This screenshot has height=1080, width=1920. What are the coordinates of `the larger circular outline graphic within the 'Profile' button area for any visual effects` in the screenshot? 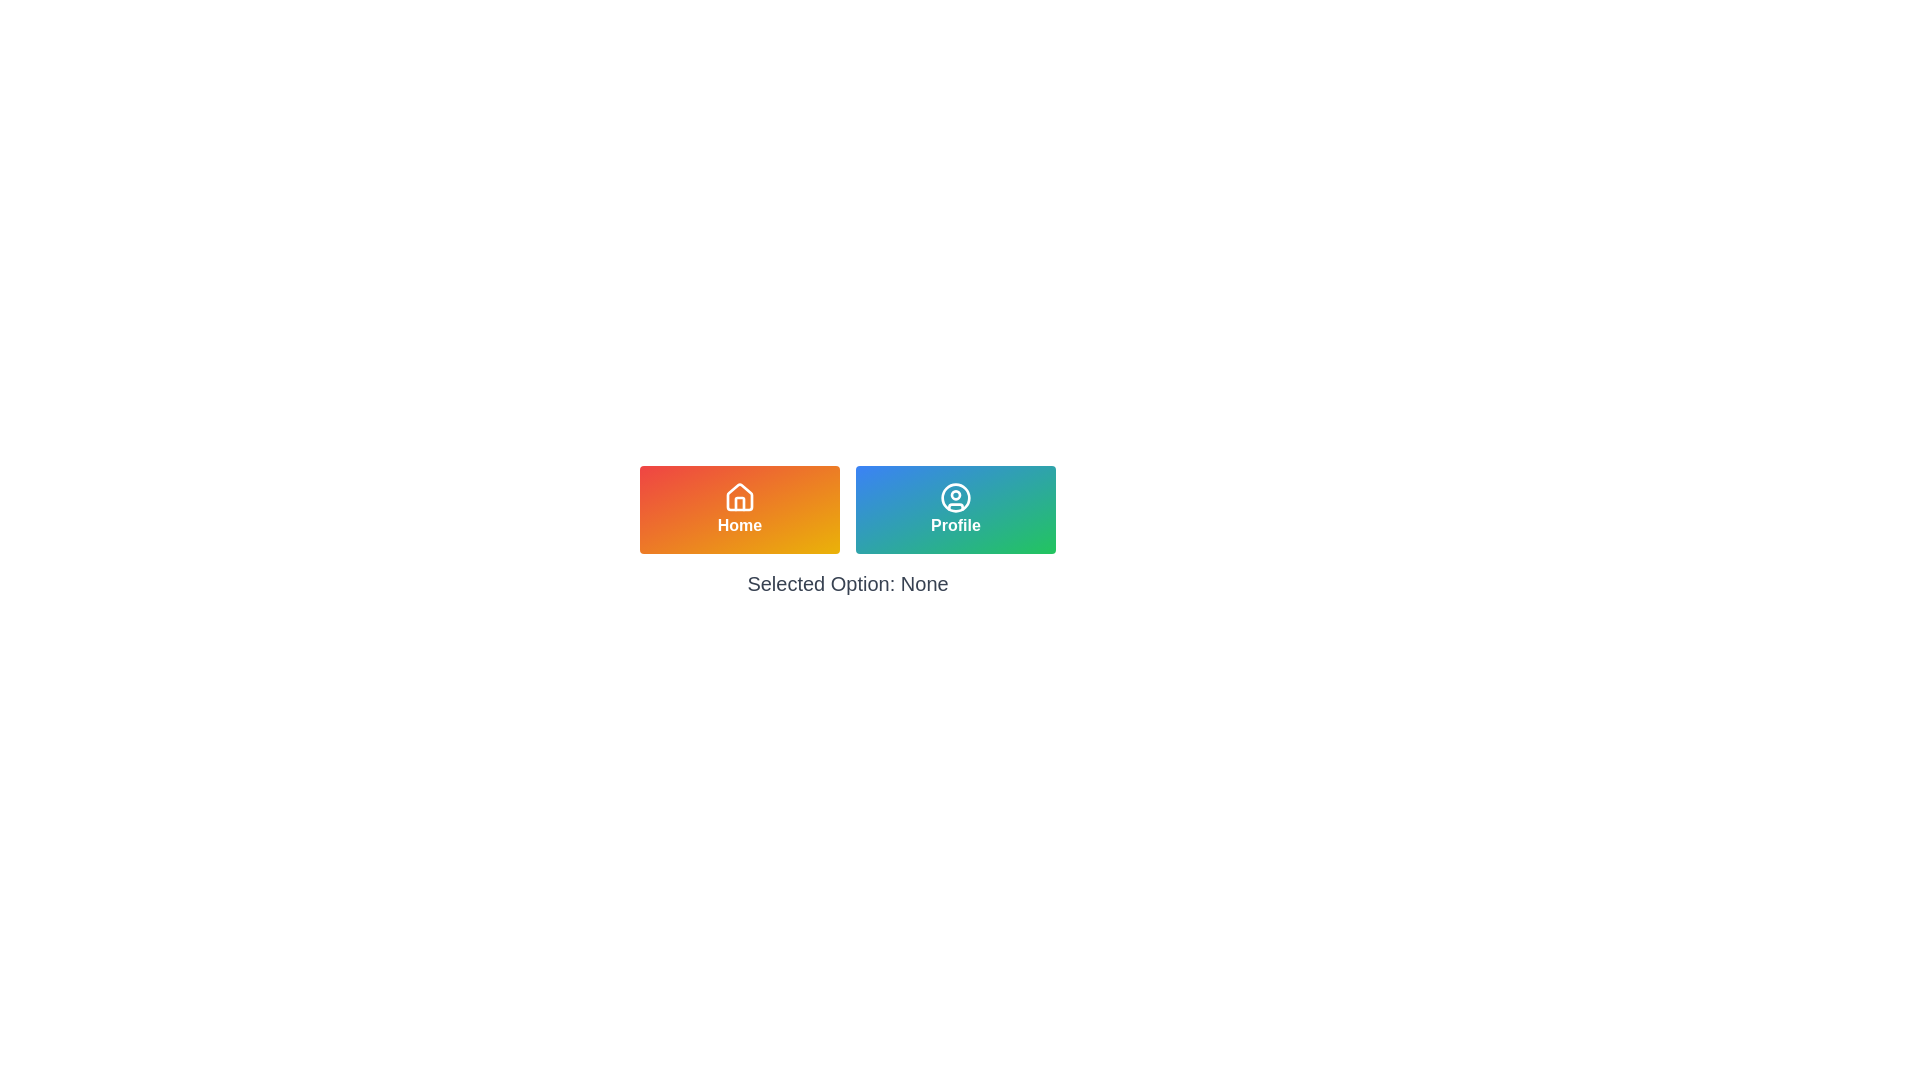 It's located at (954, 496).